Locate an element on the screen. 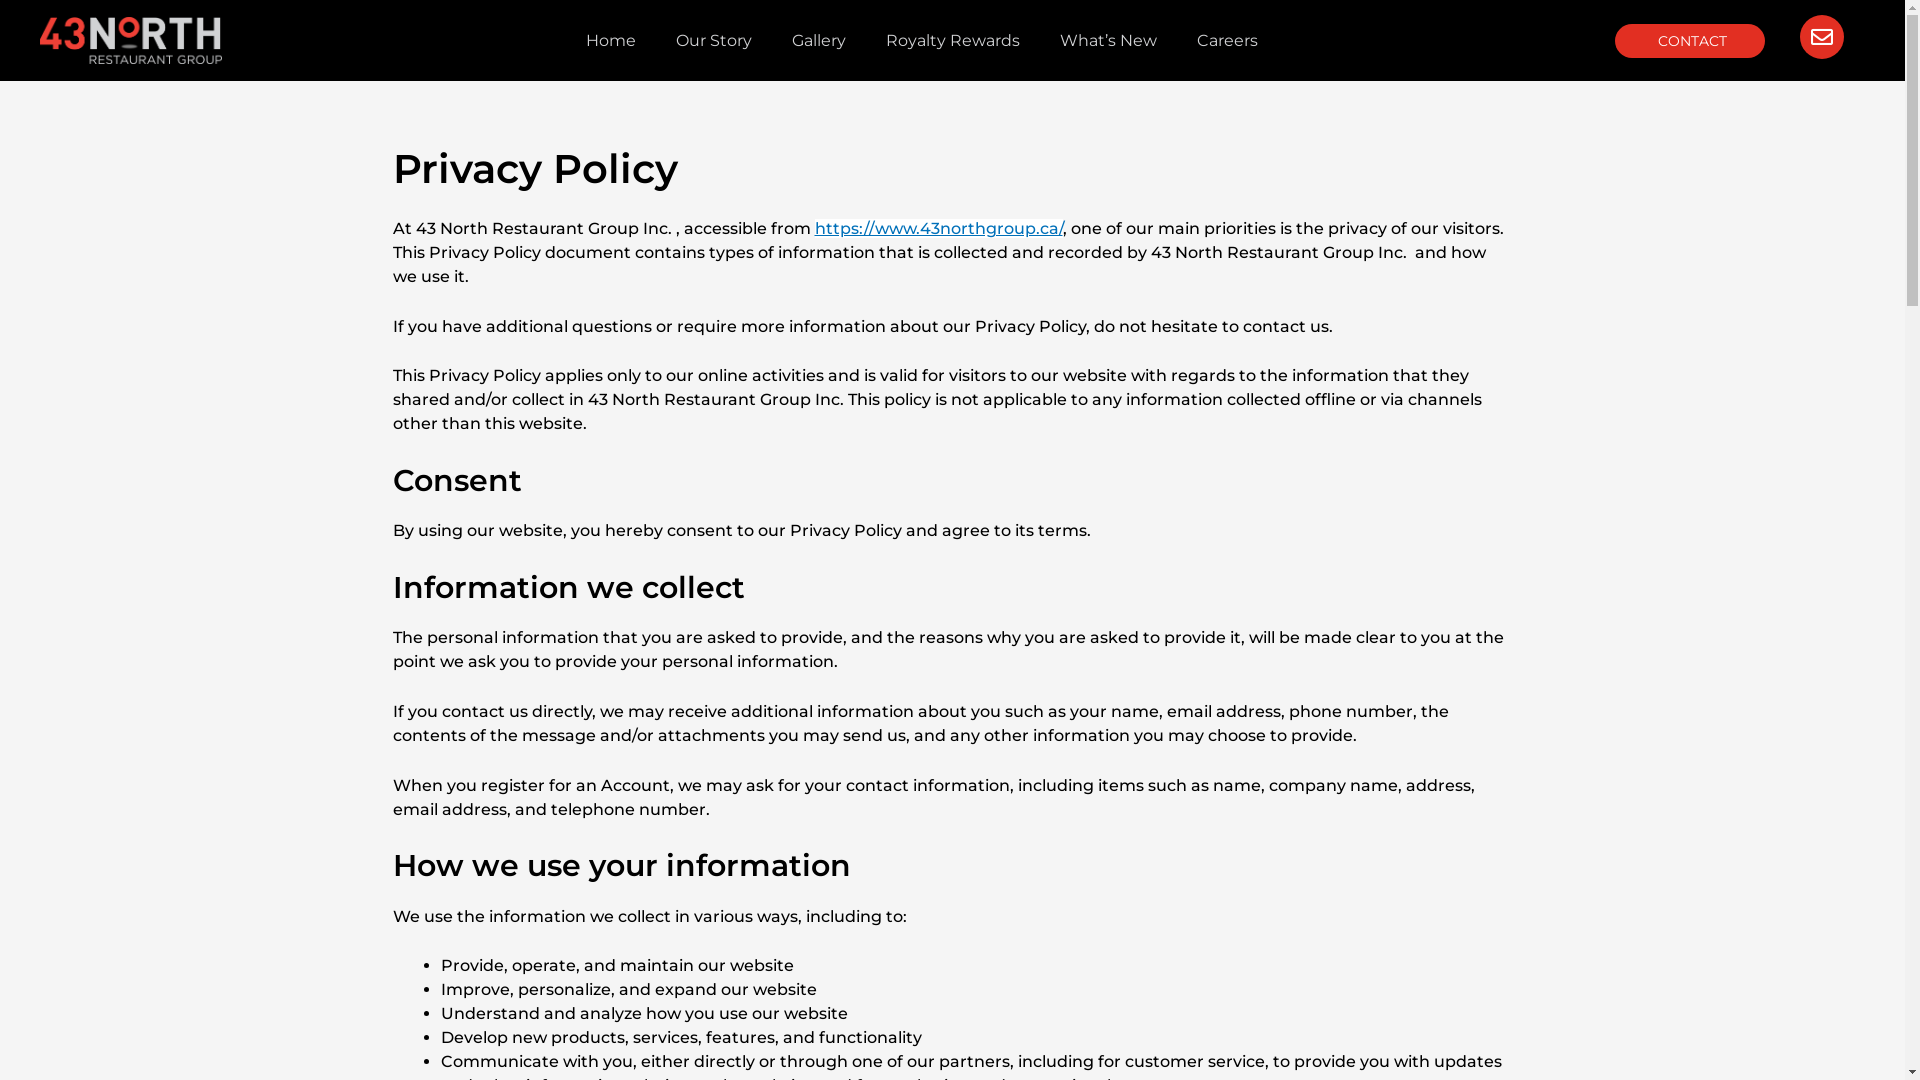 The image size is (1920, 1080). 'Our Story' is located at coordinates (656, 41).